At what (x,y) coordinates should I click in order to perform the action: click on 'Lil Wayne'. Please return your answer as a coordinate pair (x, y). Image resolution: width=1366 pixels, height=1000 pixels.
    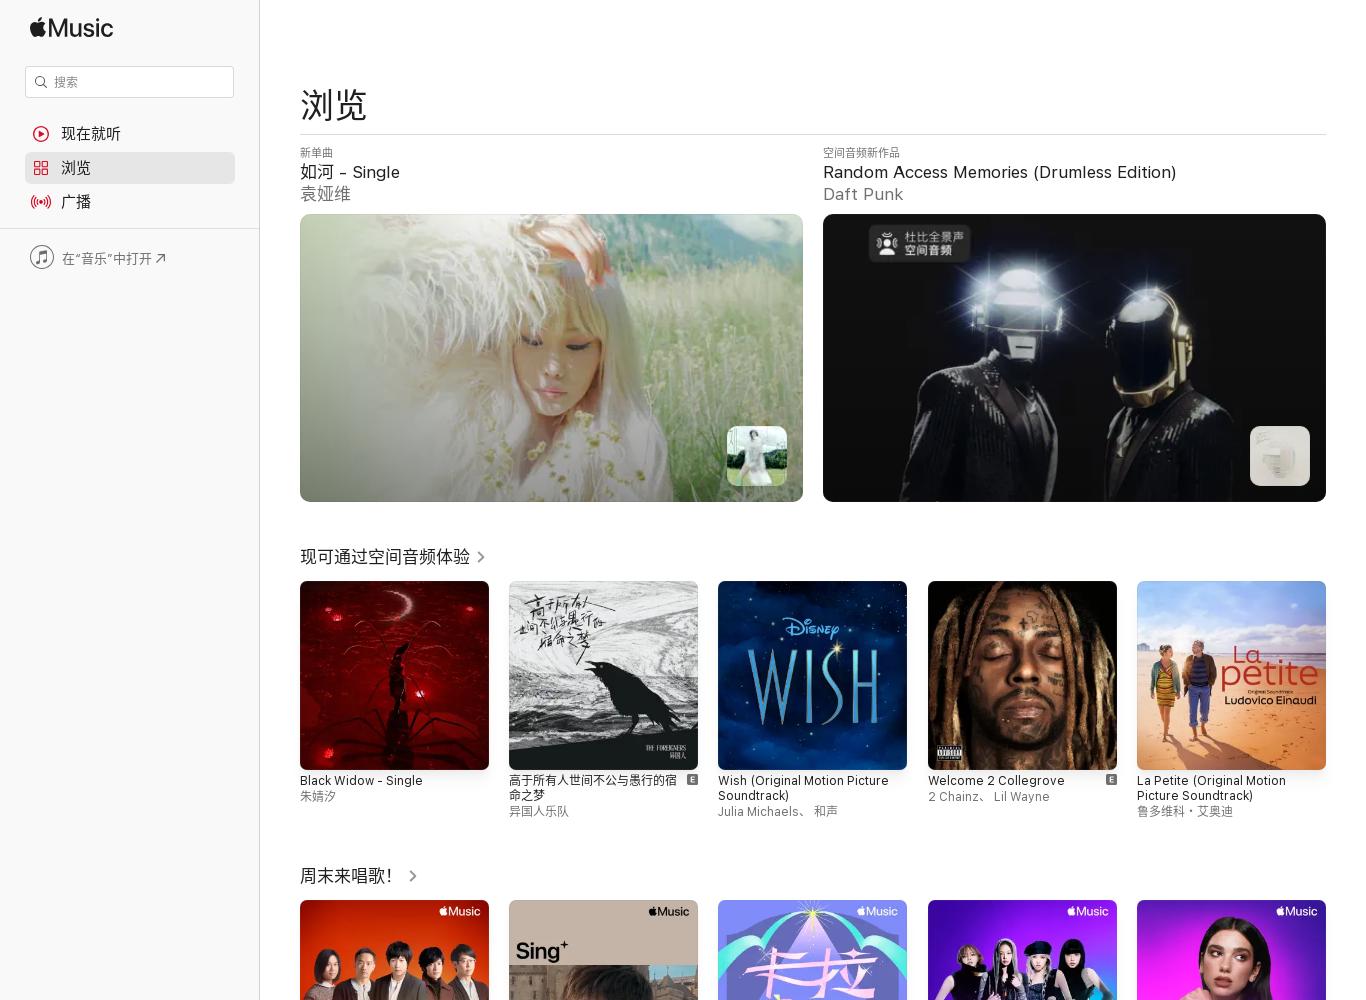
    Looking at the image, I should click on (1020, 797).